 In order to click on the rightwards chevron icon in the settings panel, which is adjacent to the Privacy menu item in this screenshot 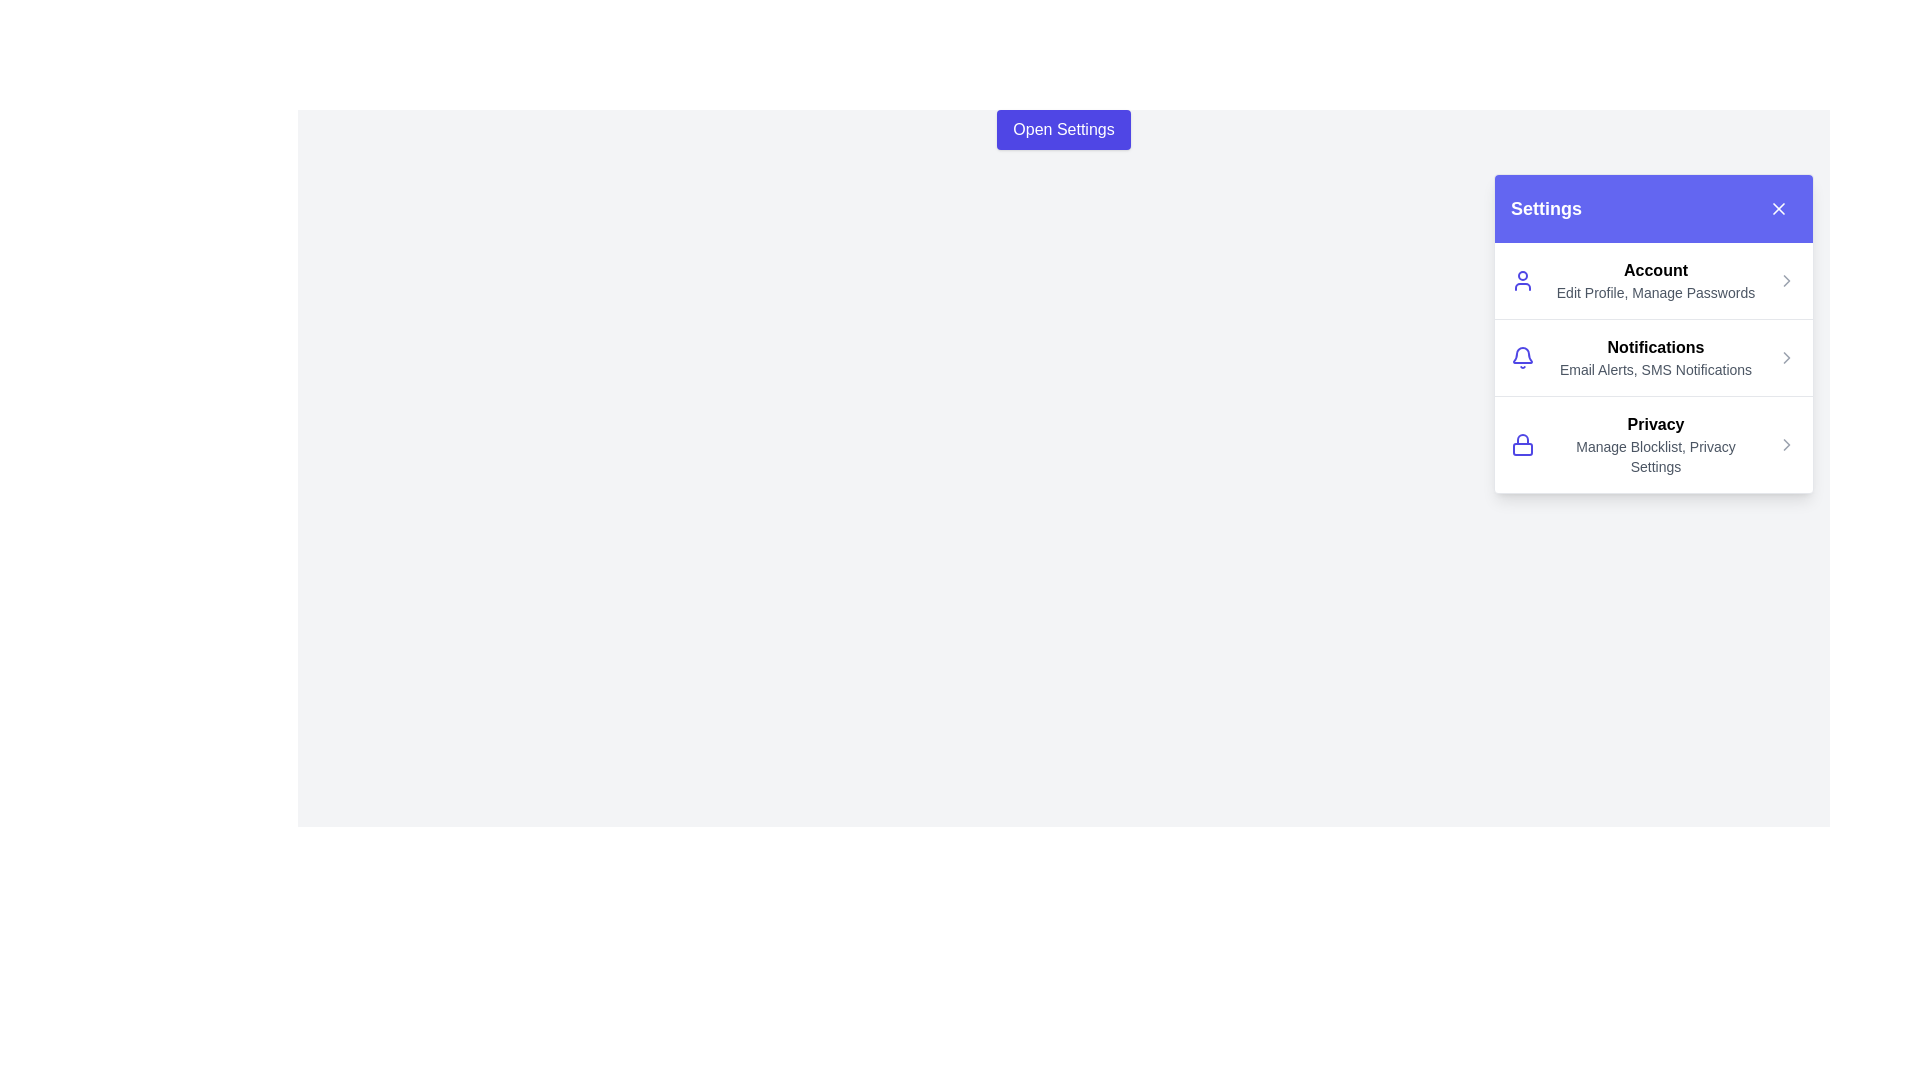, I will do `click(1786, 357)`.